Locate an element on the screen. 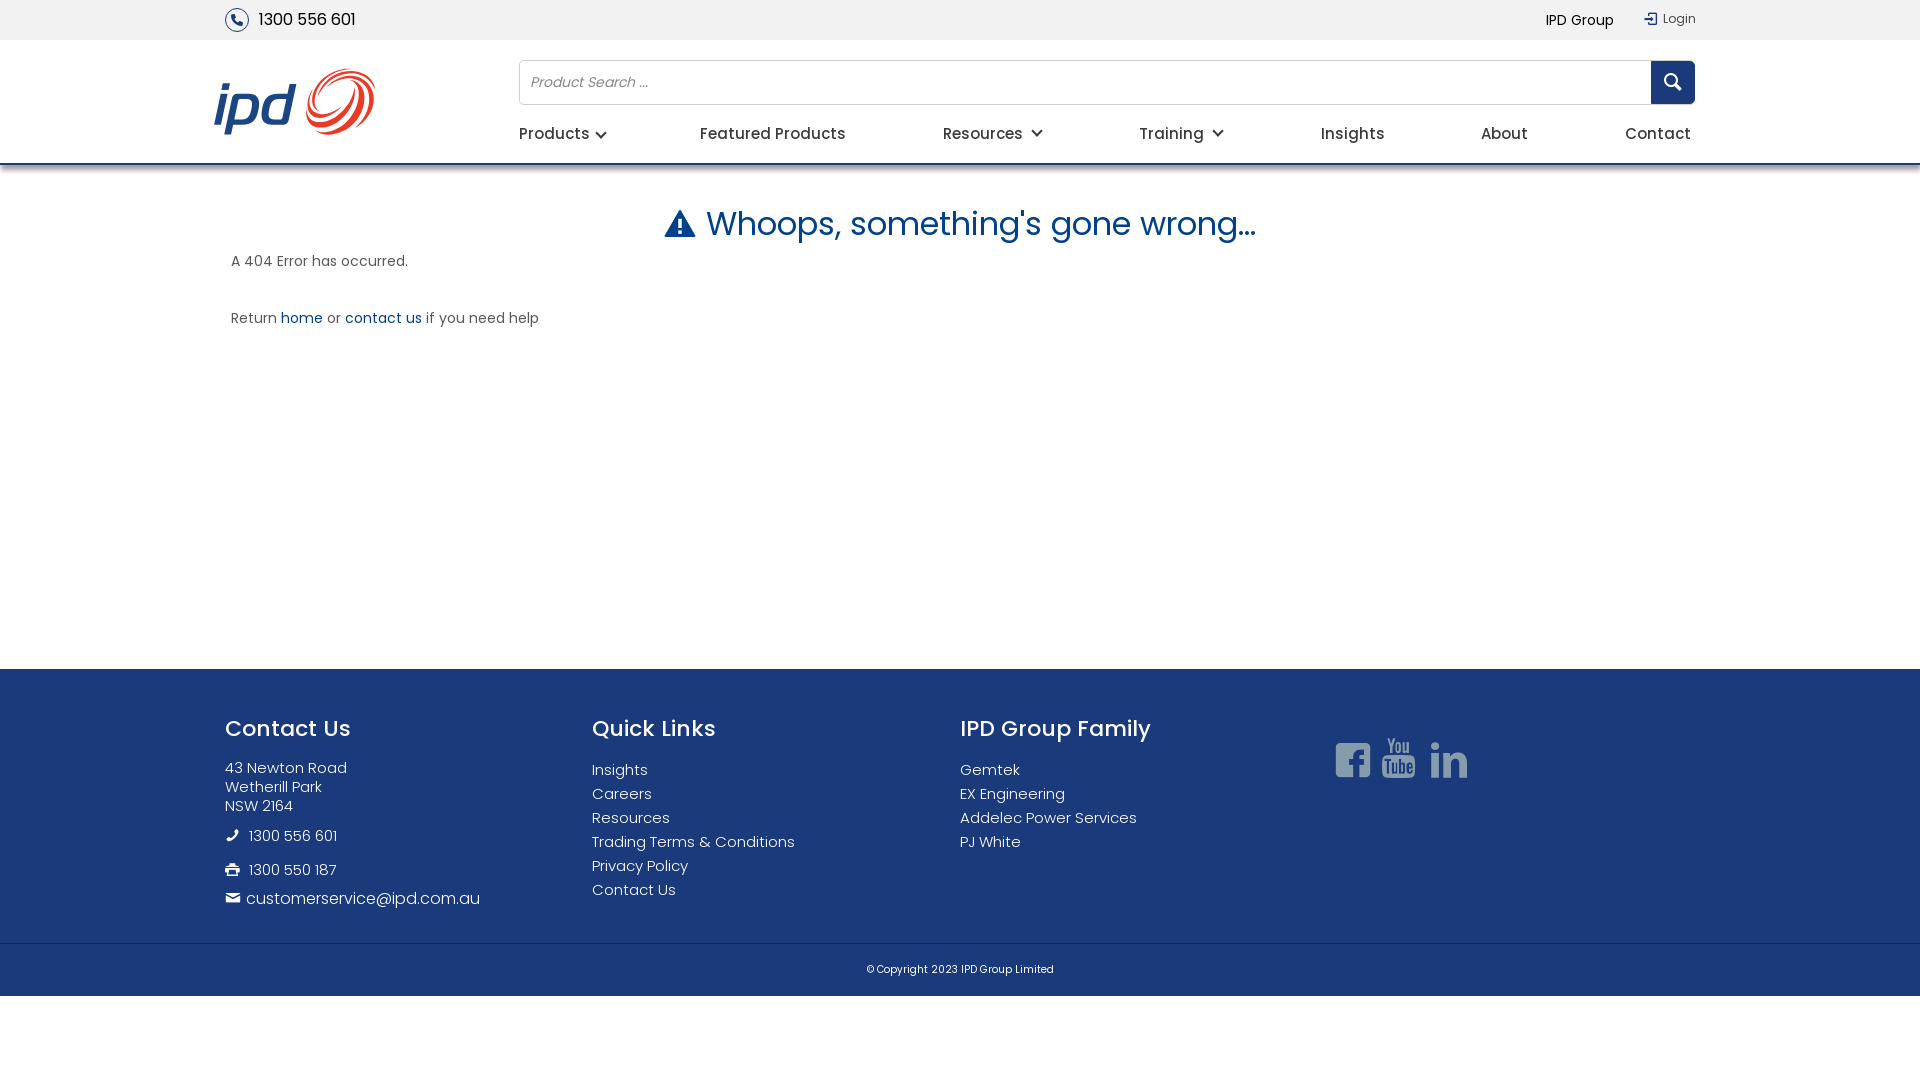 This screenshot has height=1080, width=1920. 'Contact Us' is located at coordinates (637, 888).